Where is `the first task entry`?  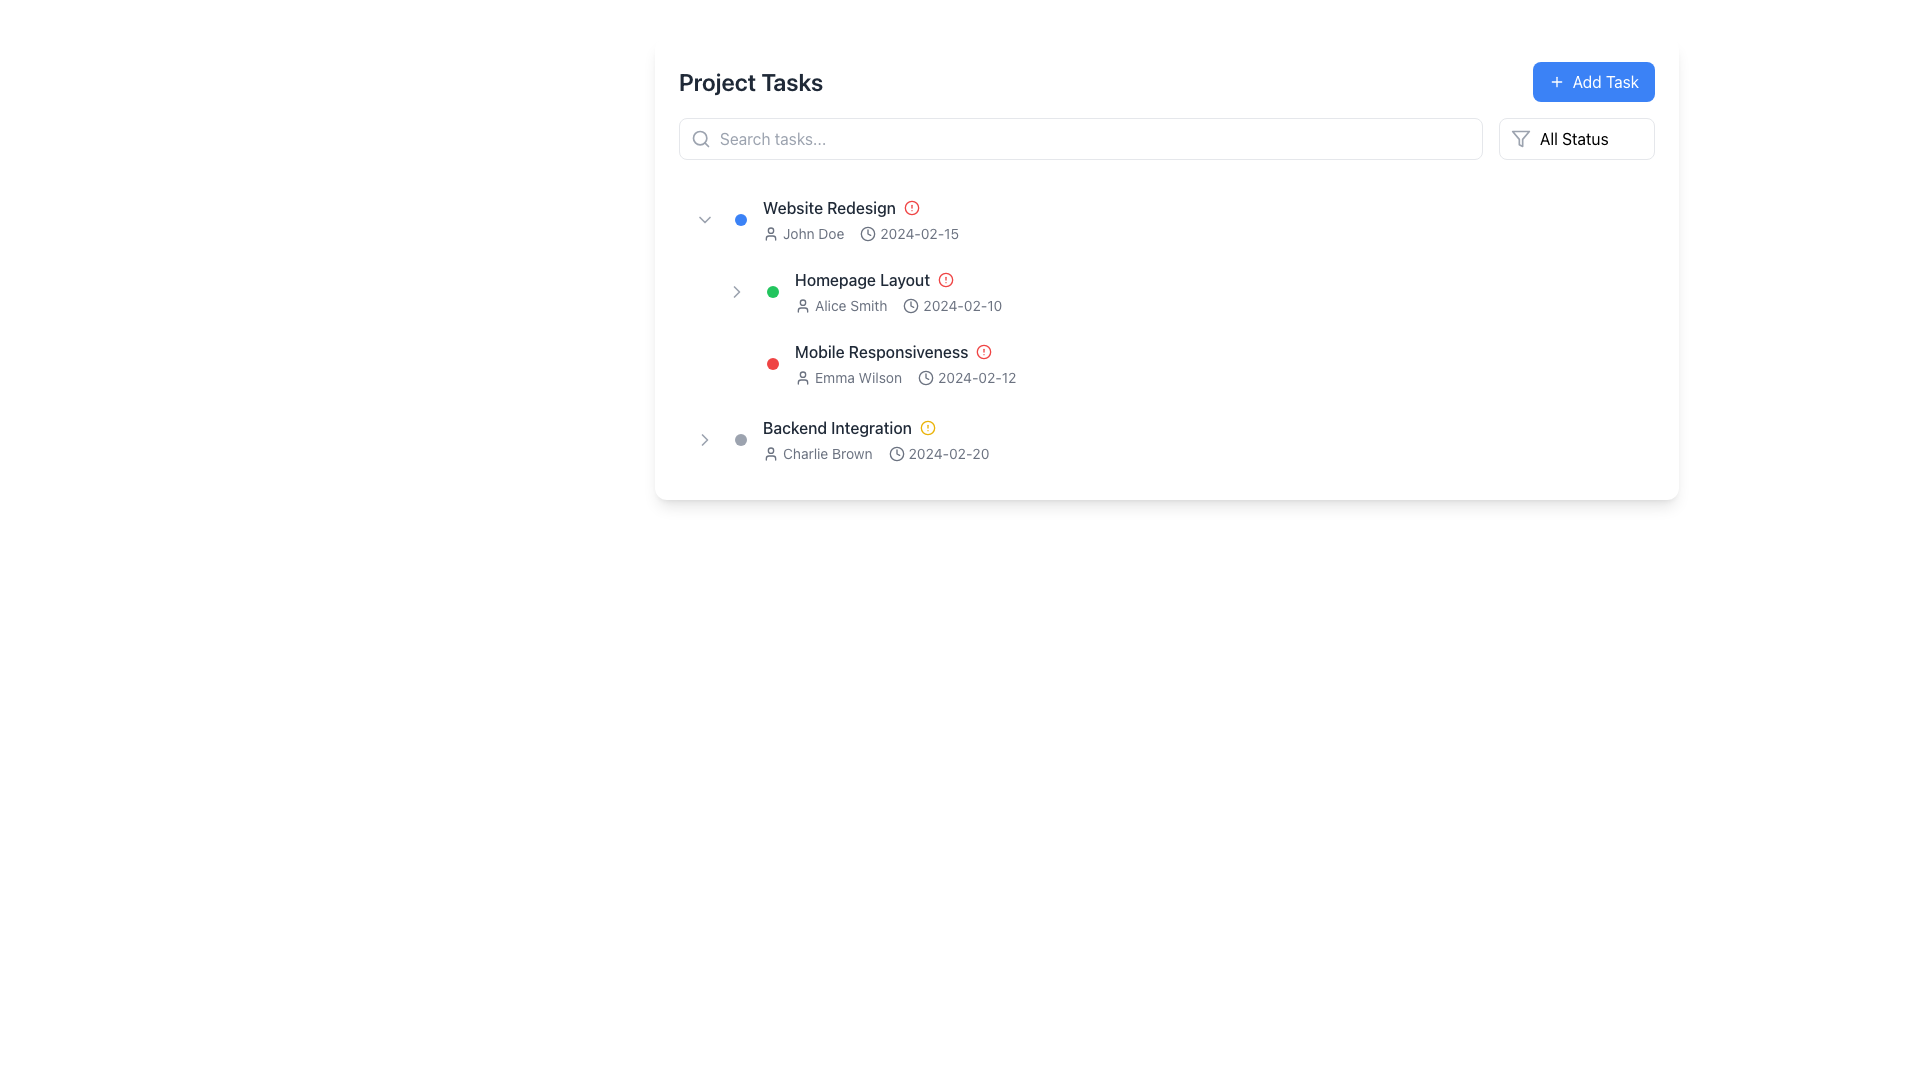
the first task entry is located at coordinates (1166, 219).